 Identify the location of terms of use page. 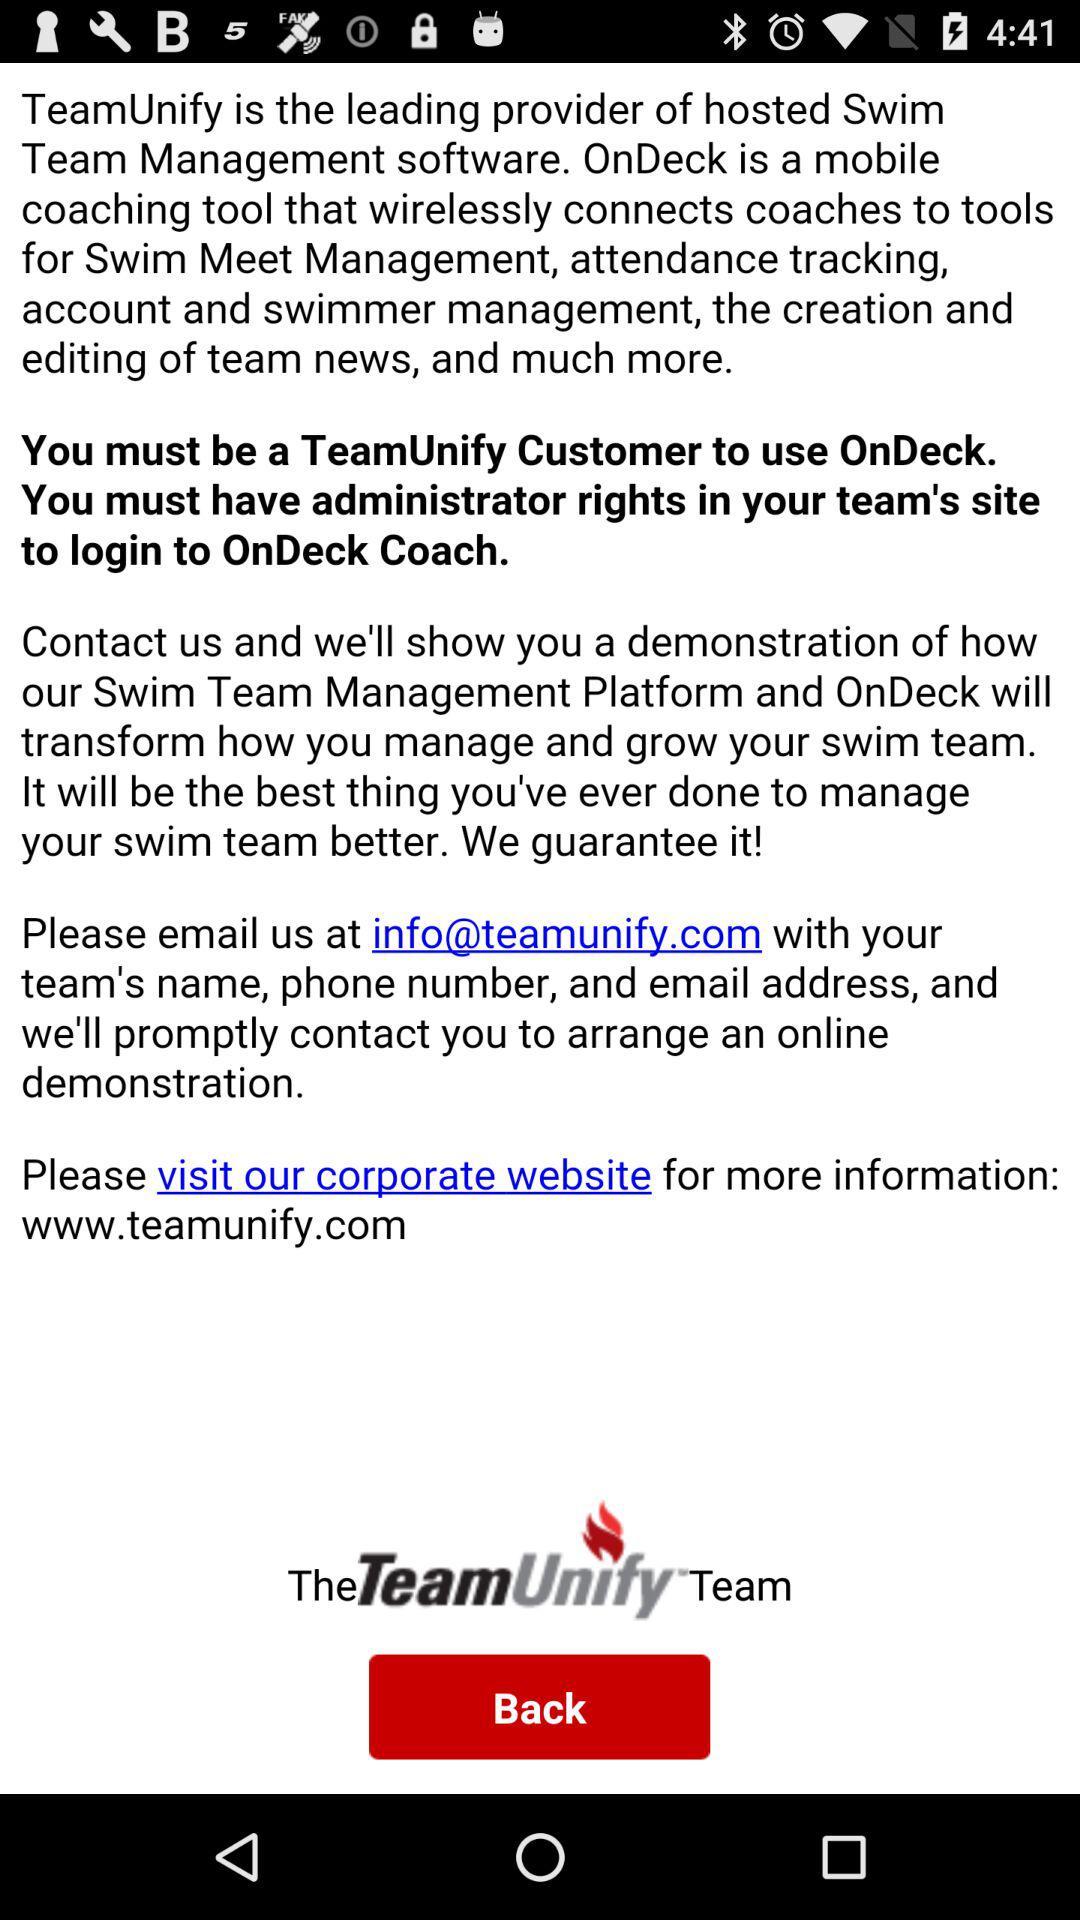
(540, 764).